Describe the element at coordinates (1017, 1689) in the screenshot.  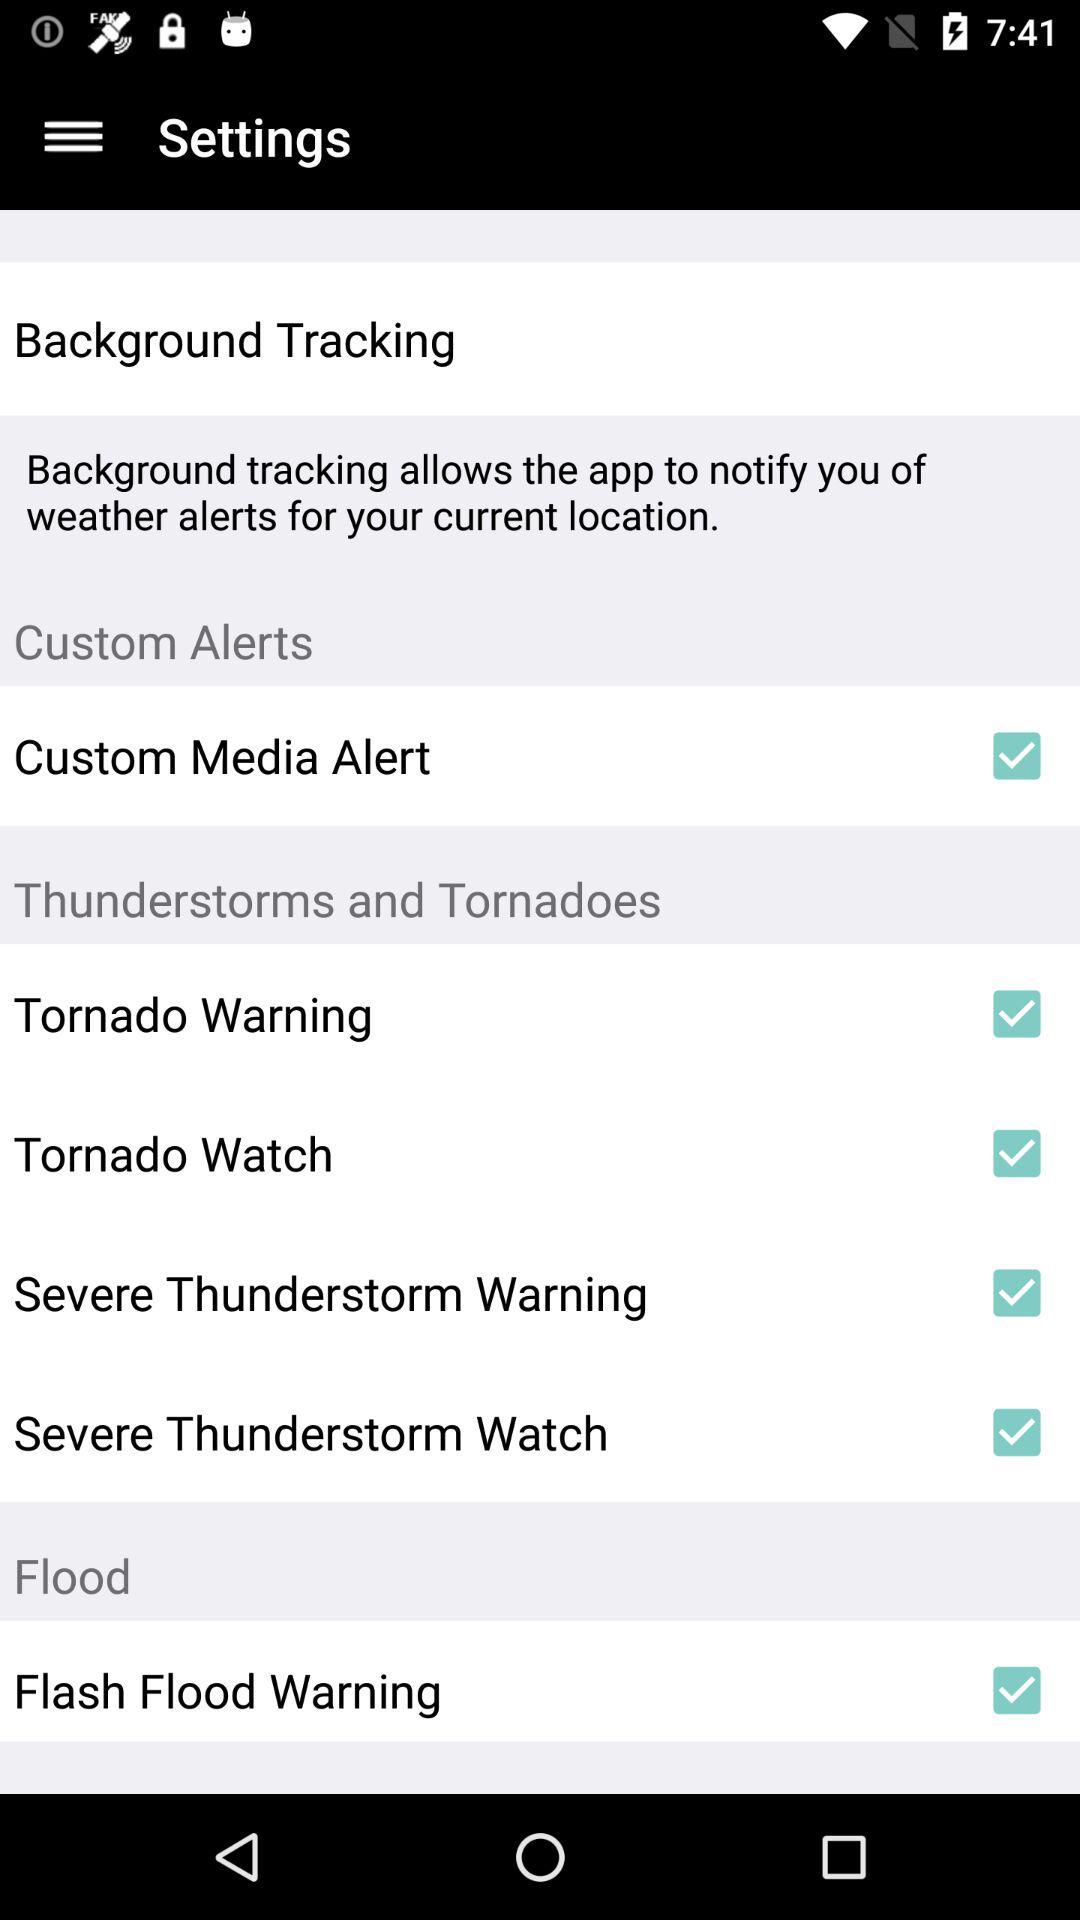
I see `the icon next to the flash flood warning item` at that location.